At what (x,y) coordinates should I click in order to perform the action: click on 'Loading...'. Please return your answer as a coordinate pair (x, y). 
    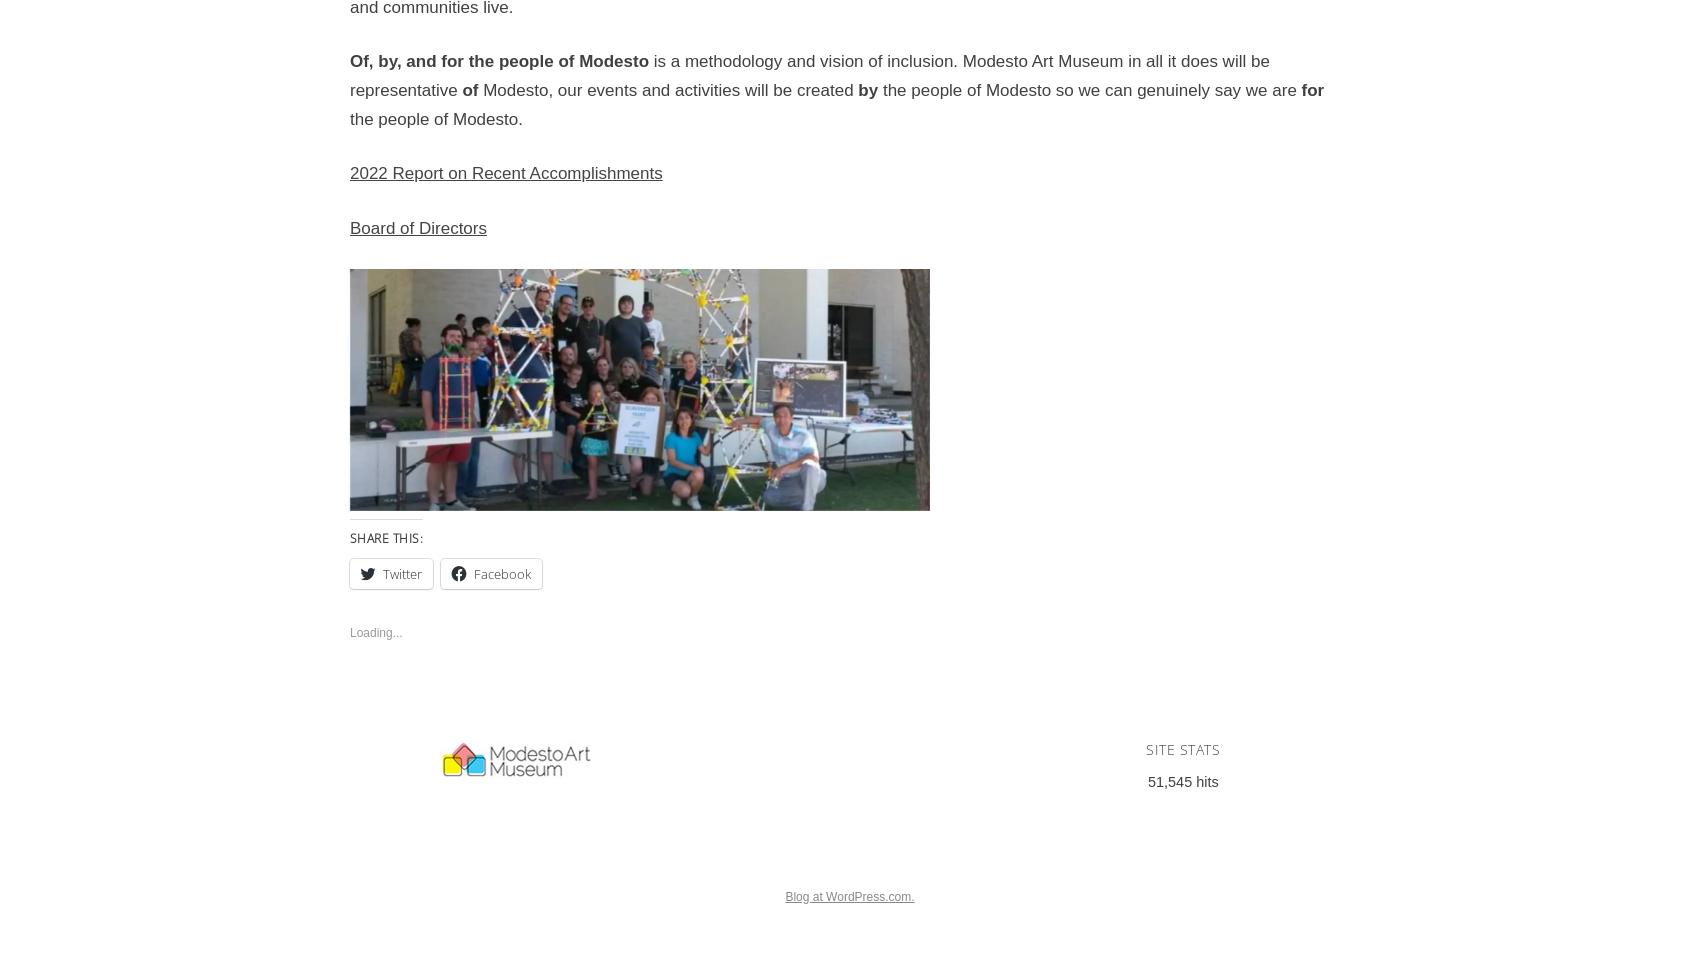
    Looking at the image, I should click on (348, 631).